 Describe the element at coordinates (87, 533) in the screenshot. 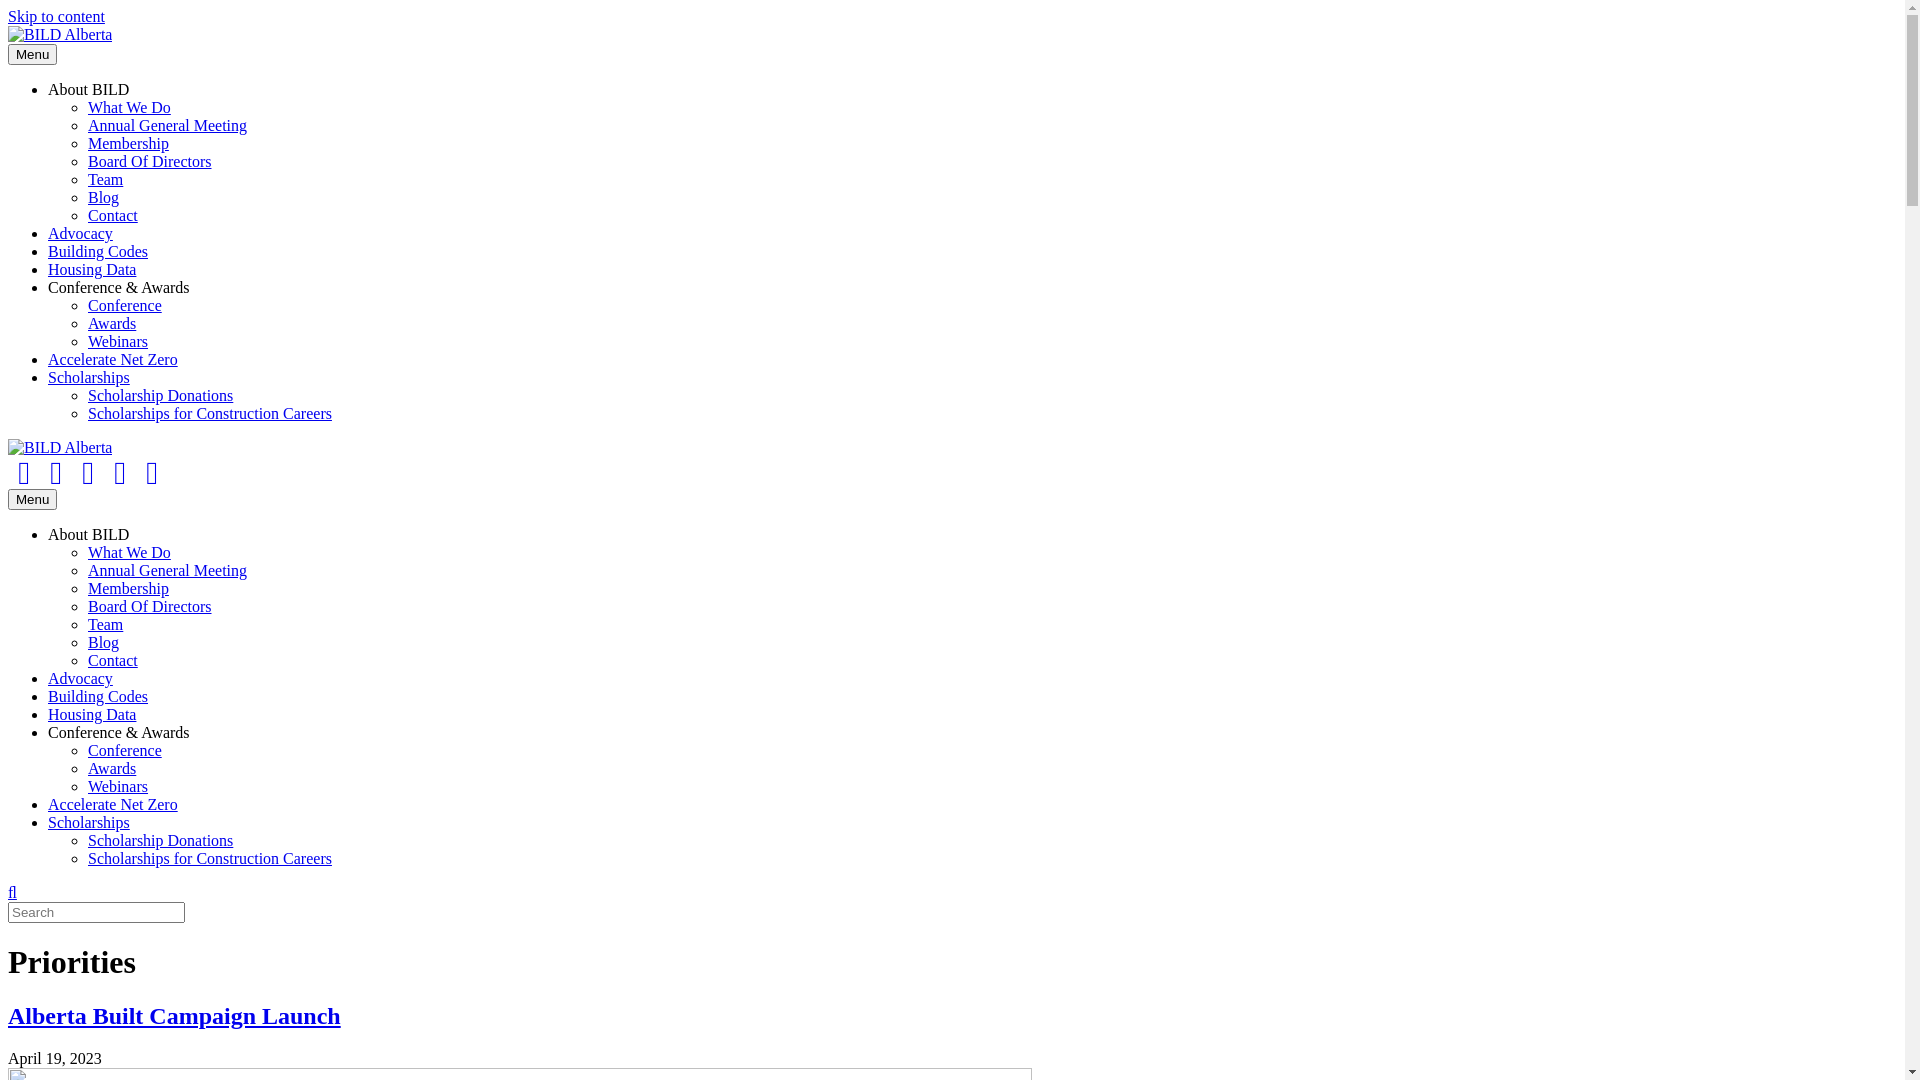

I see `'About BILD'` at that location.